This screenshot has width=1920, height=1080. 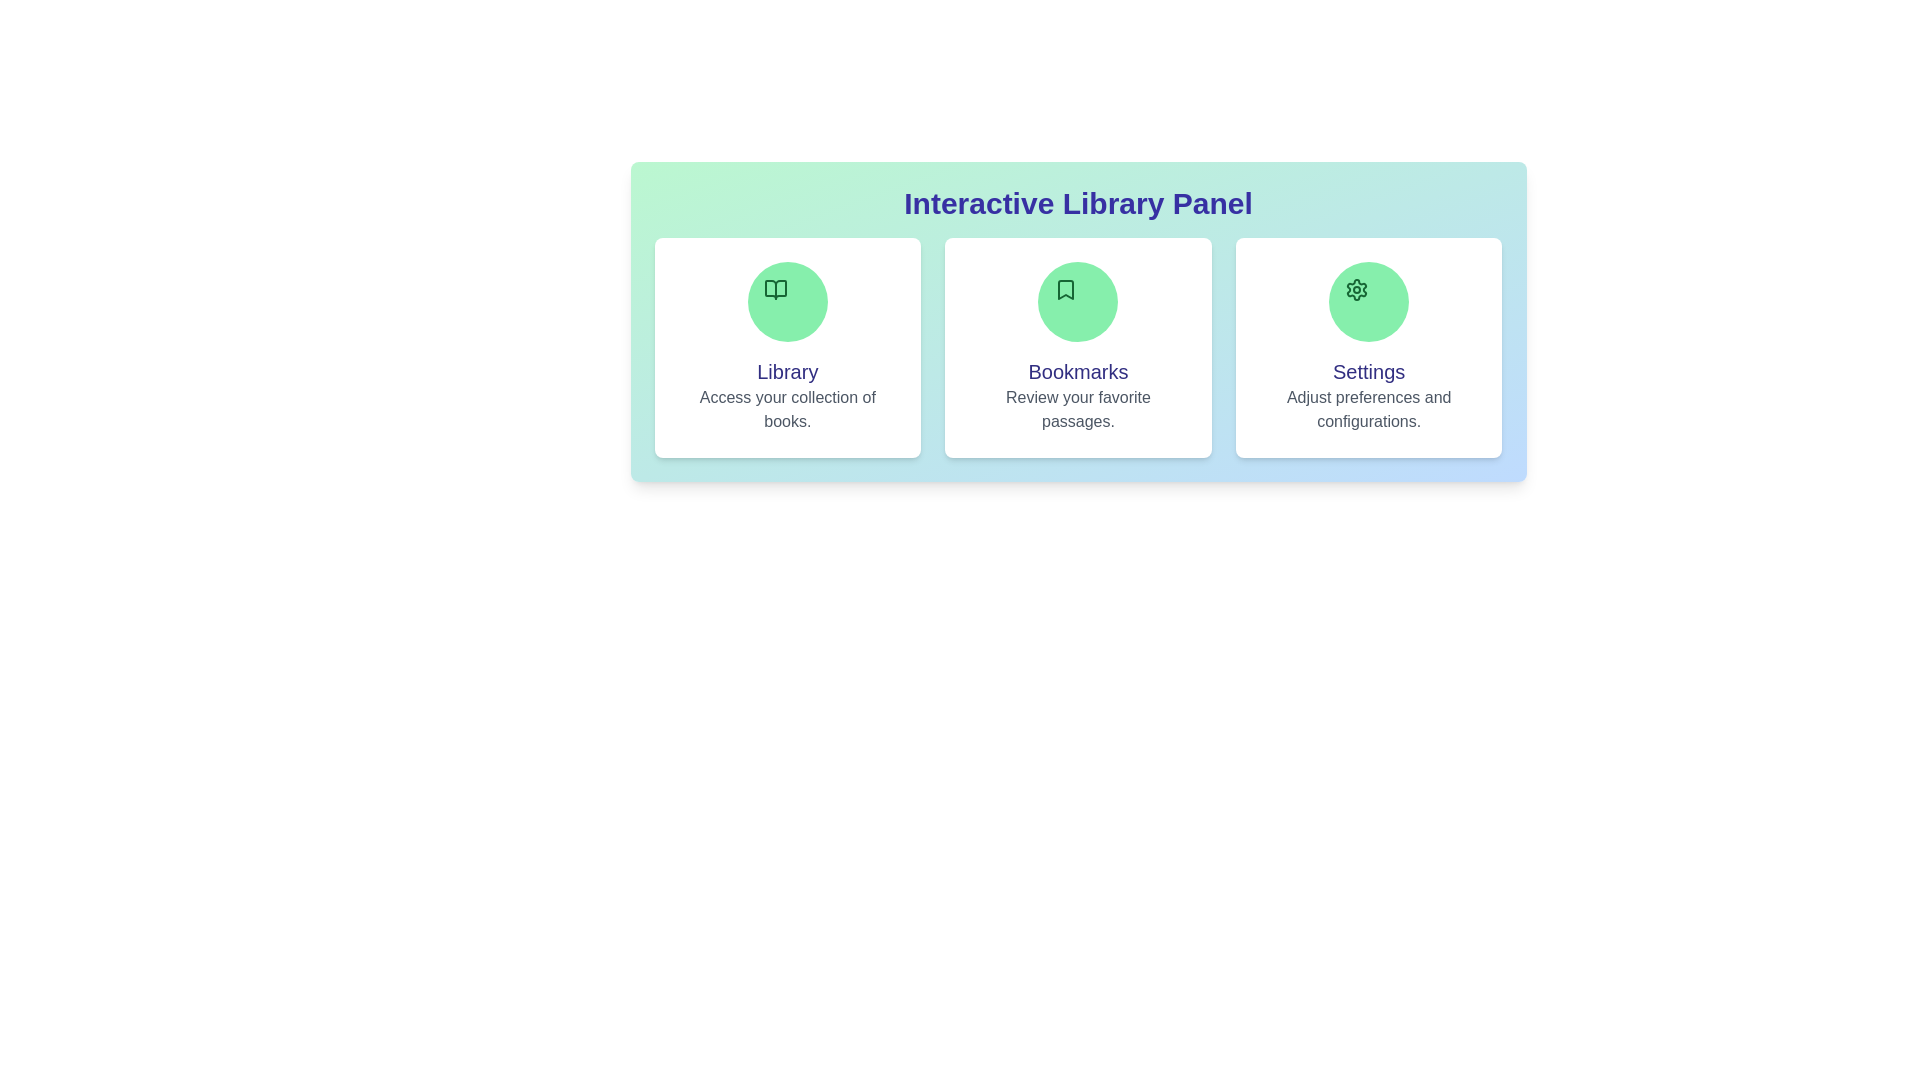 I want to click on the section title Bookmarks to highlight it, so click(x=1077, y=371).